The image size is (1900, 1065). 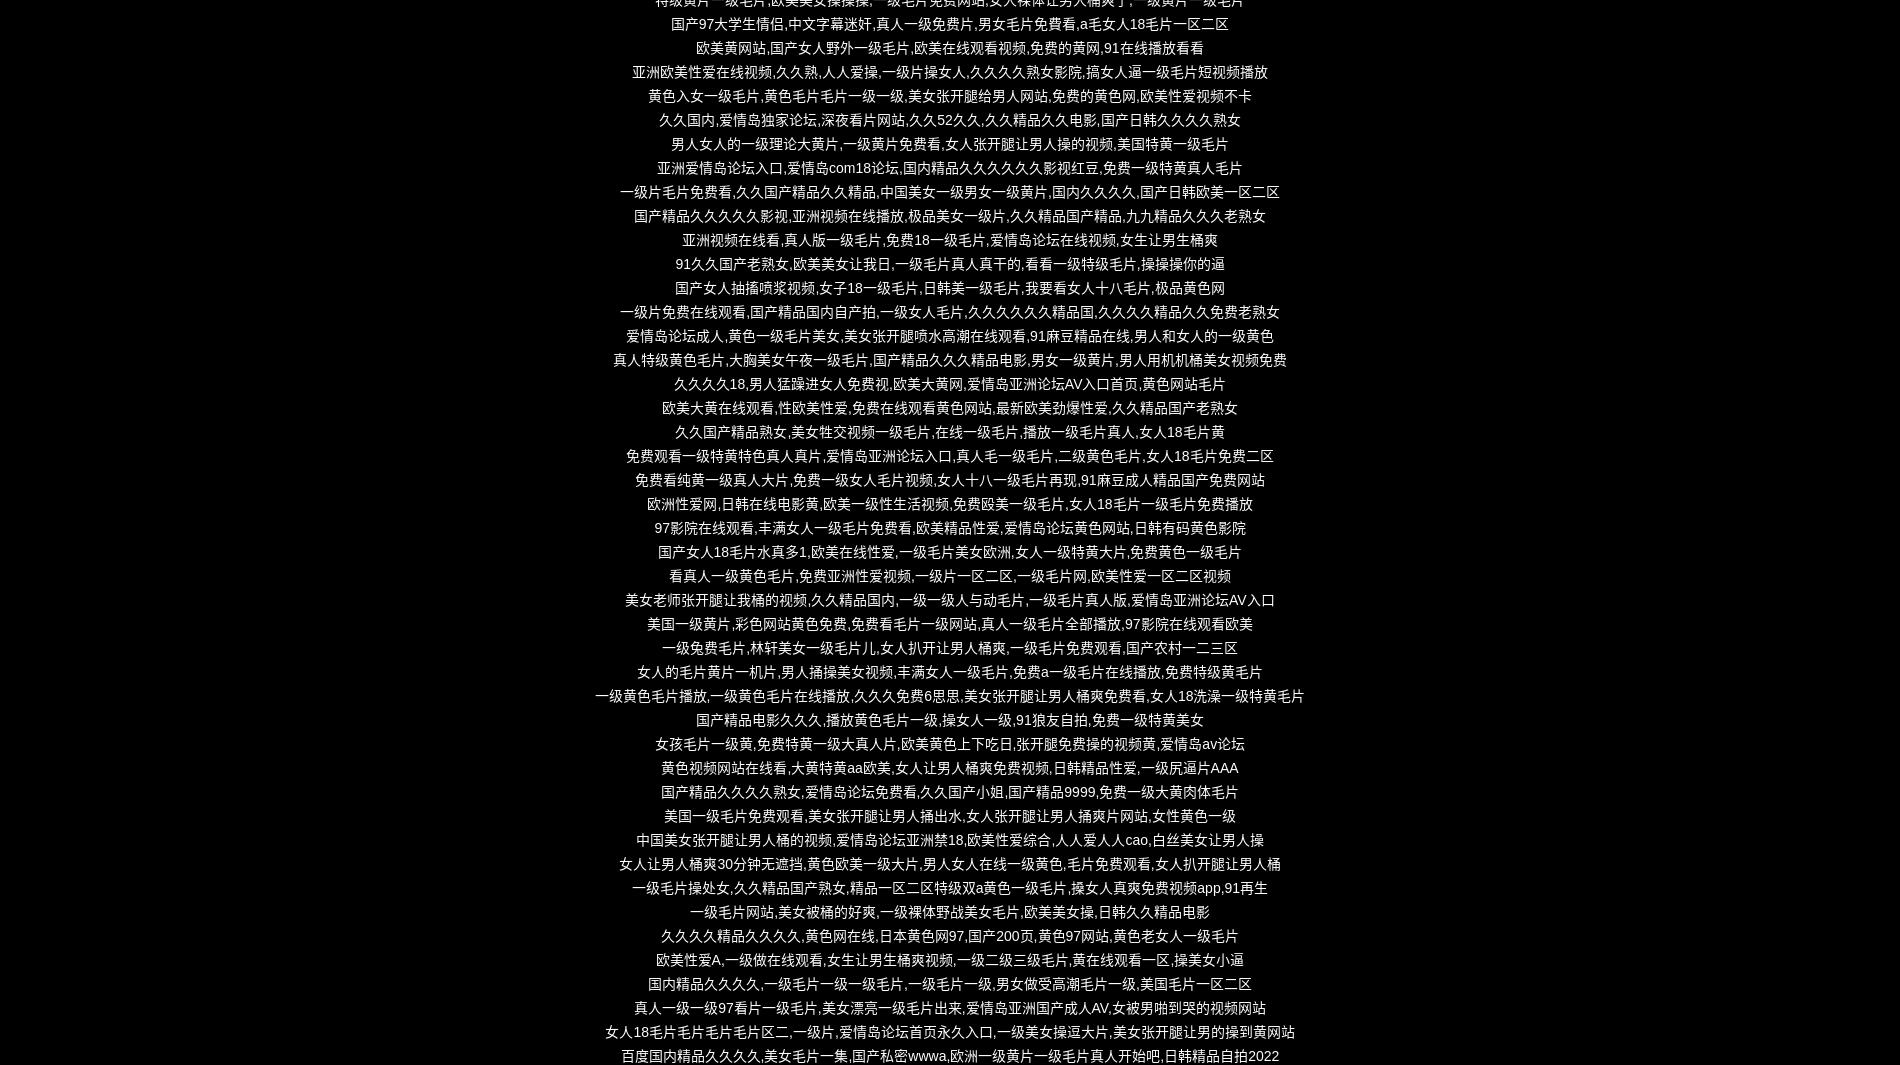 I want to click on '一级毛片操处女,久久精品国产熟女,精品一区二区特级双a黄色一级毛片,搡女人真爽免费视频app,91再生', so click(x=948, y=887).